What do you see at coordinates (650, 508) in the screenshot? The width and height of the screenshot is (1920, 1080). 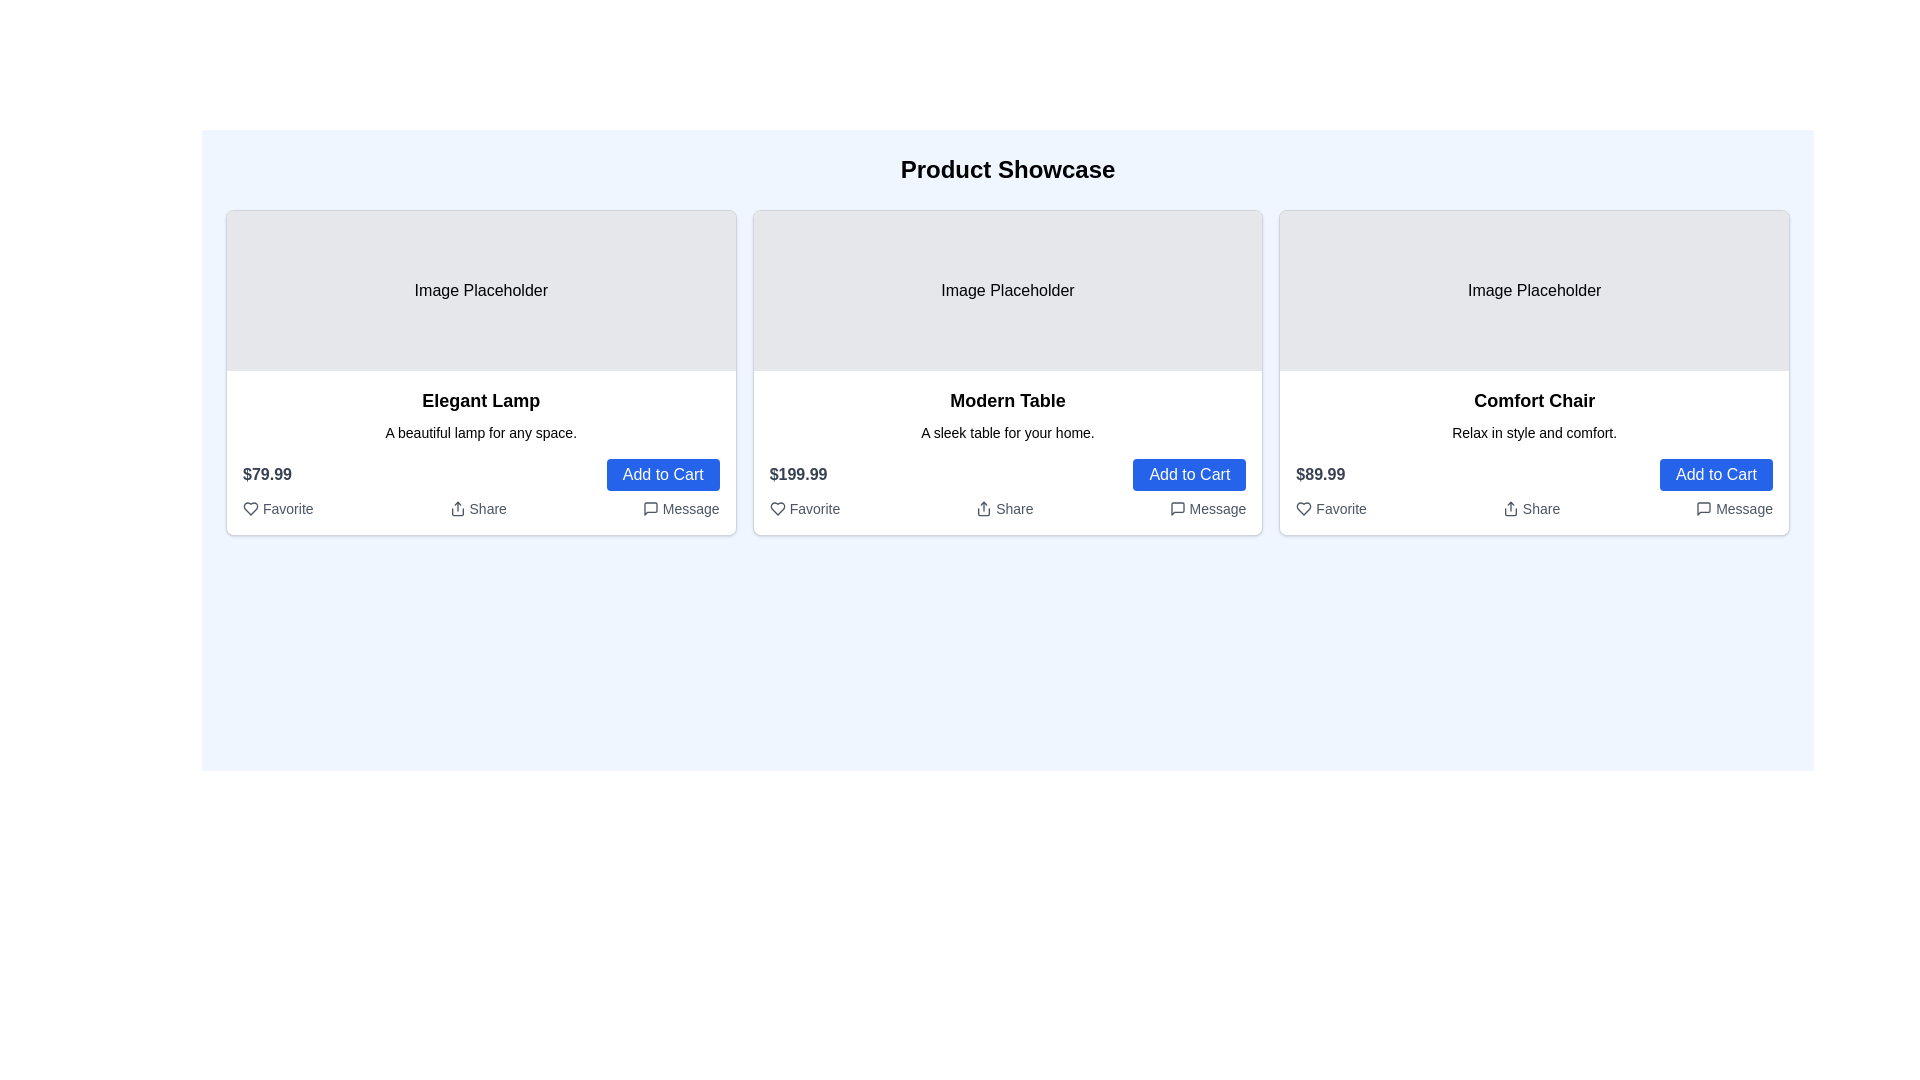 I see `the message icon located` at bounding box center [650, 508].